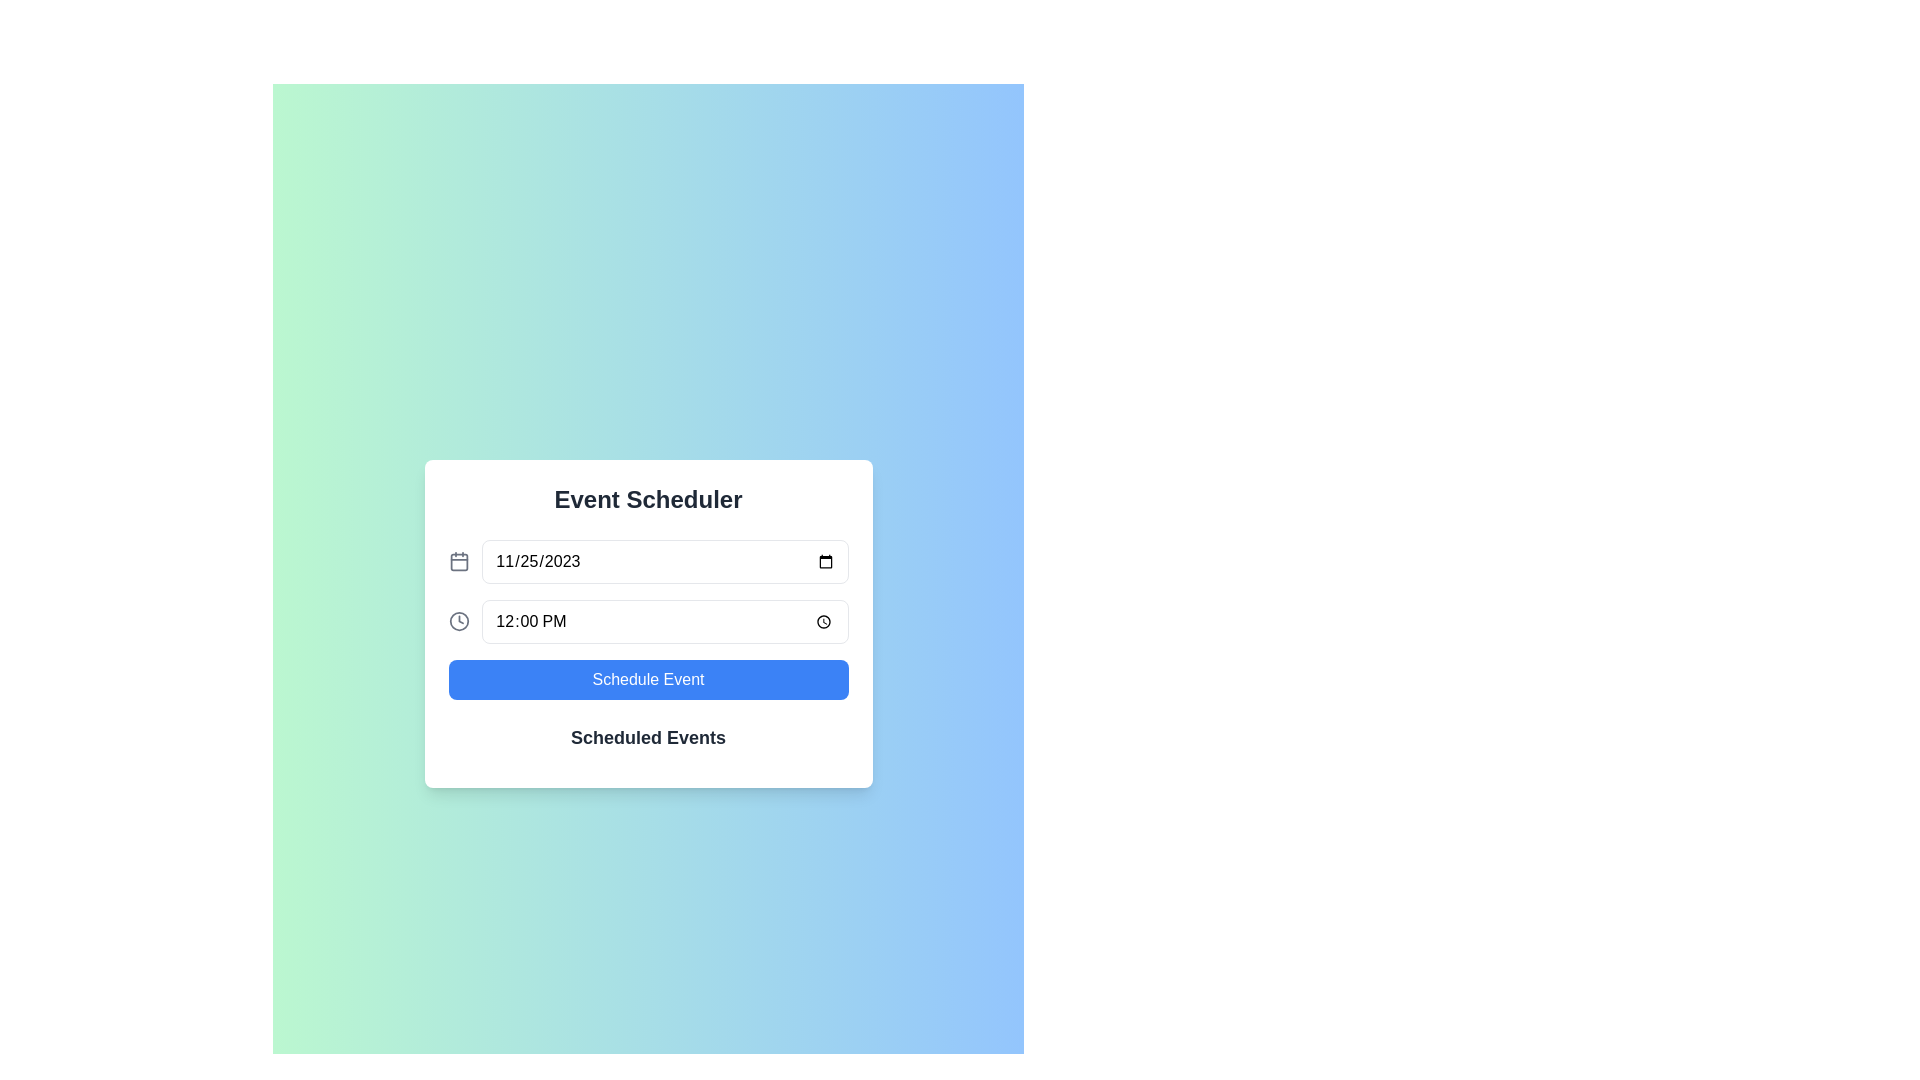  Describe the element at coordinates (648, 737) in the screenshot. I see `the text label 'Scheduled Events' that is styled in bold font and located below the button 'Schedule Event' inside a white card` at that location.